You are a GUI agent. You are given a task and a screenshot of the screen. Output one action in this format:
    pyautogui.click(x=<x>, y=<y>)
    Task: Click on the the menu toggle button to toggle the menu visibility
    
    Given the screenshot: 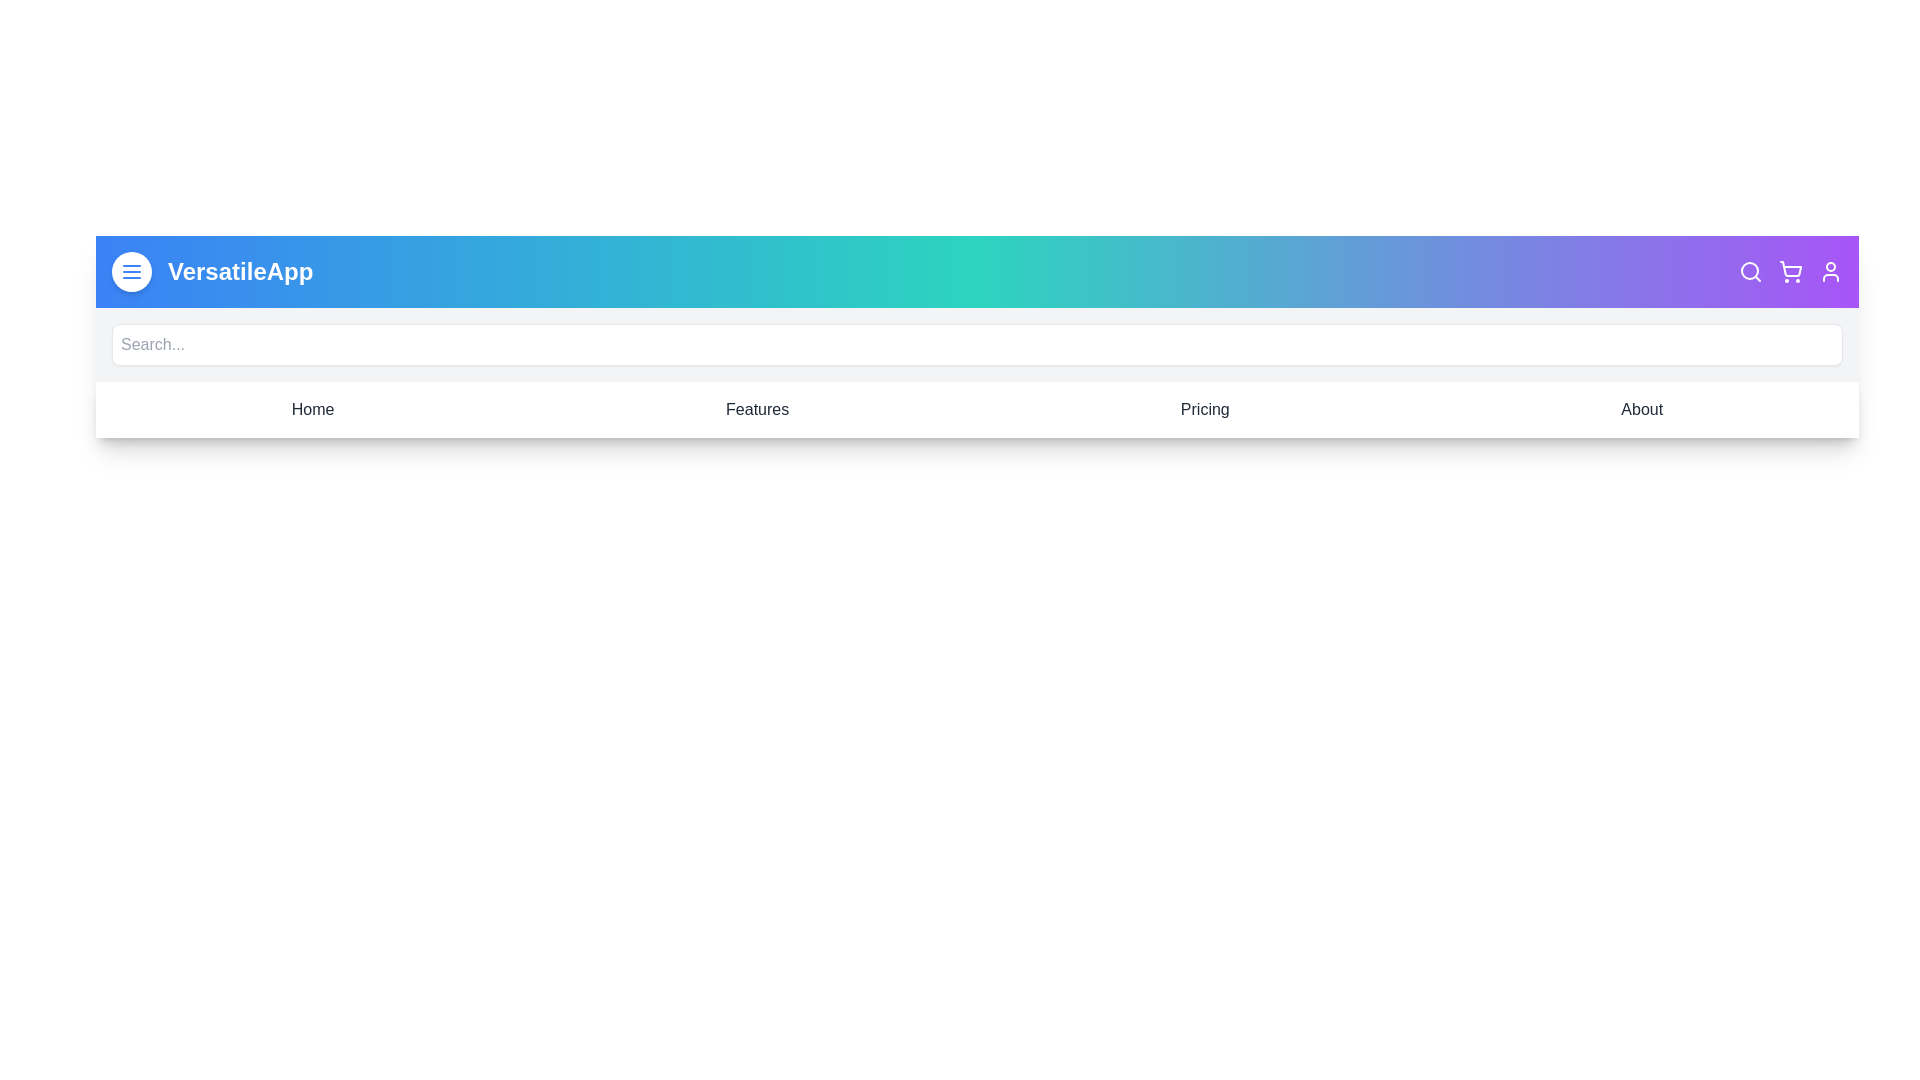 What is the action you would take?
    pyautogui.click(x=131, y=272)
    